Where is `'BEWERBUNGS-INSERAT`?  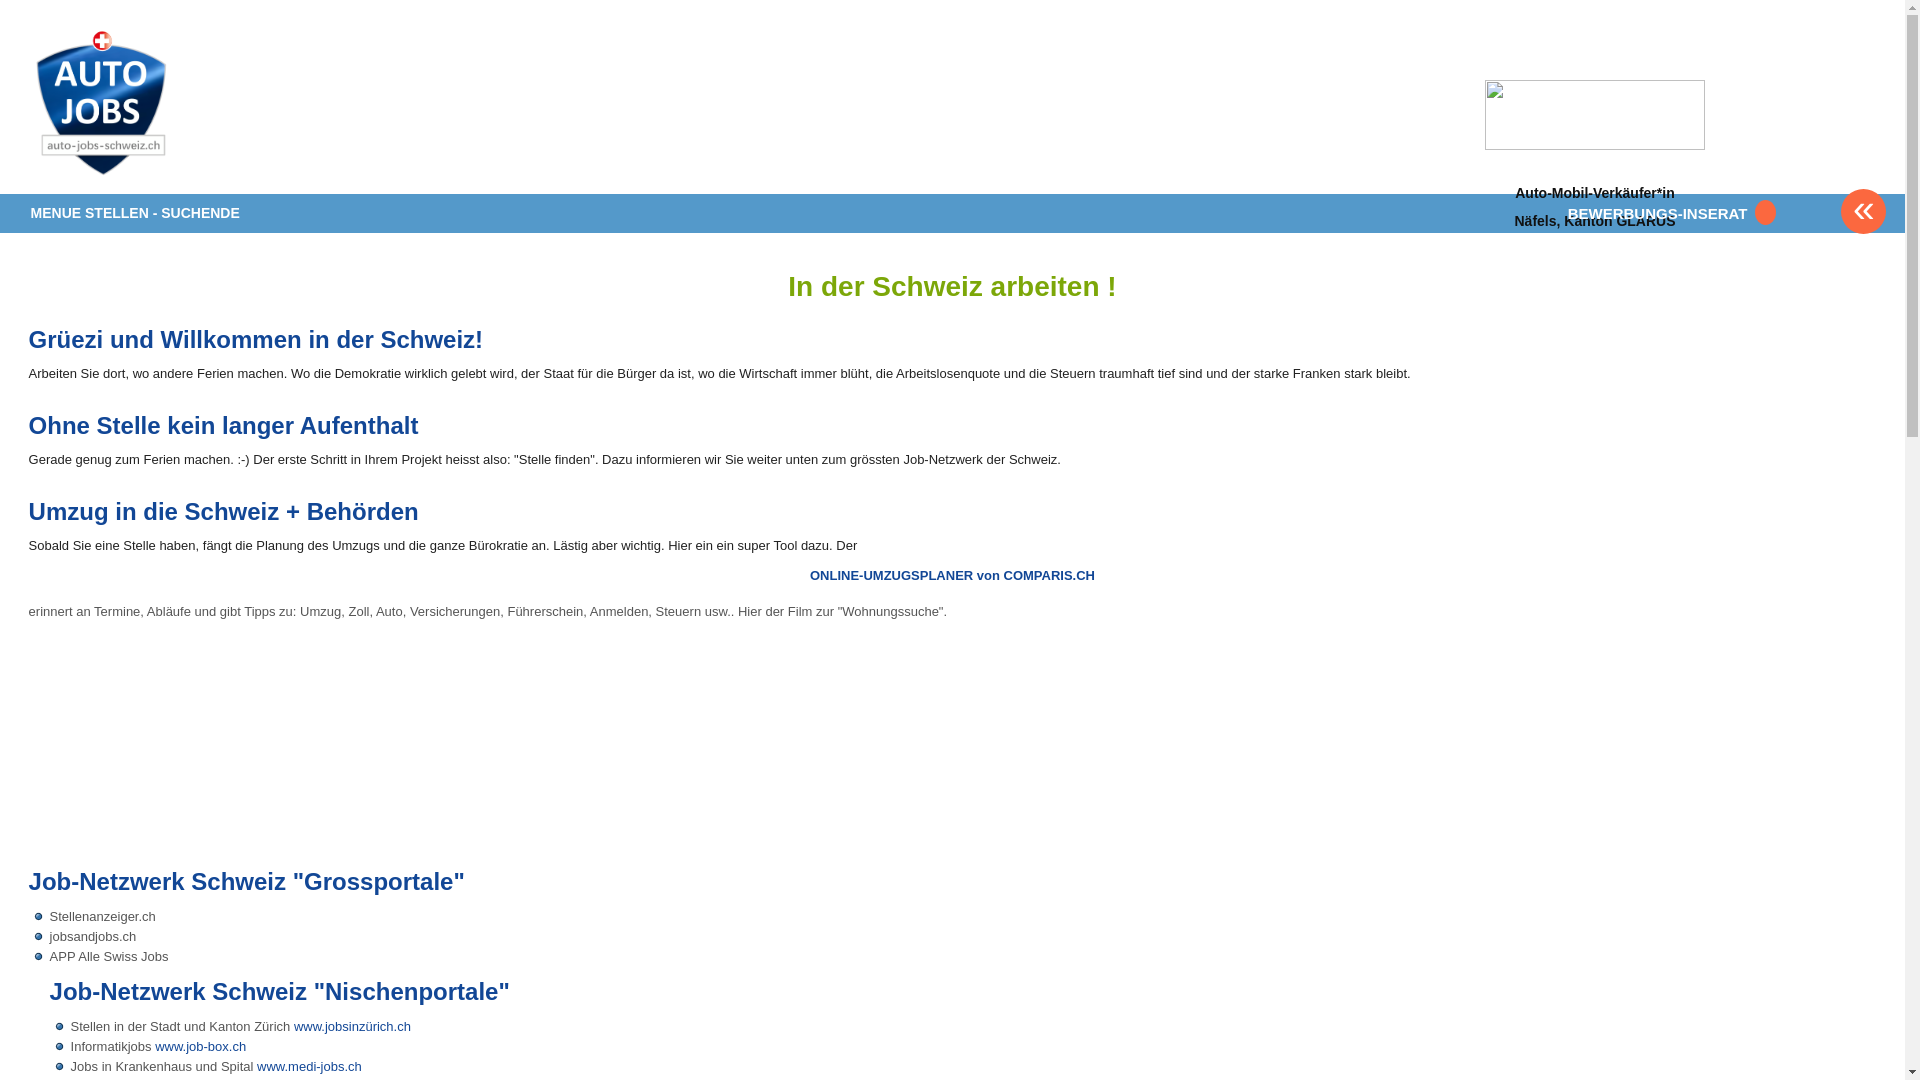 'BEWERBUNGS-INSERAT is located at coordinates (1668, 213).